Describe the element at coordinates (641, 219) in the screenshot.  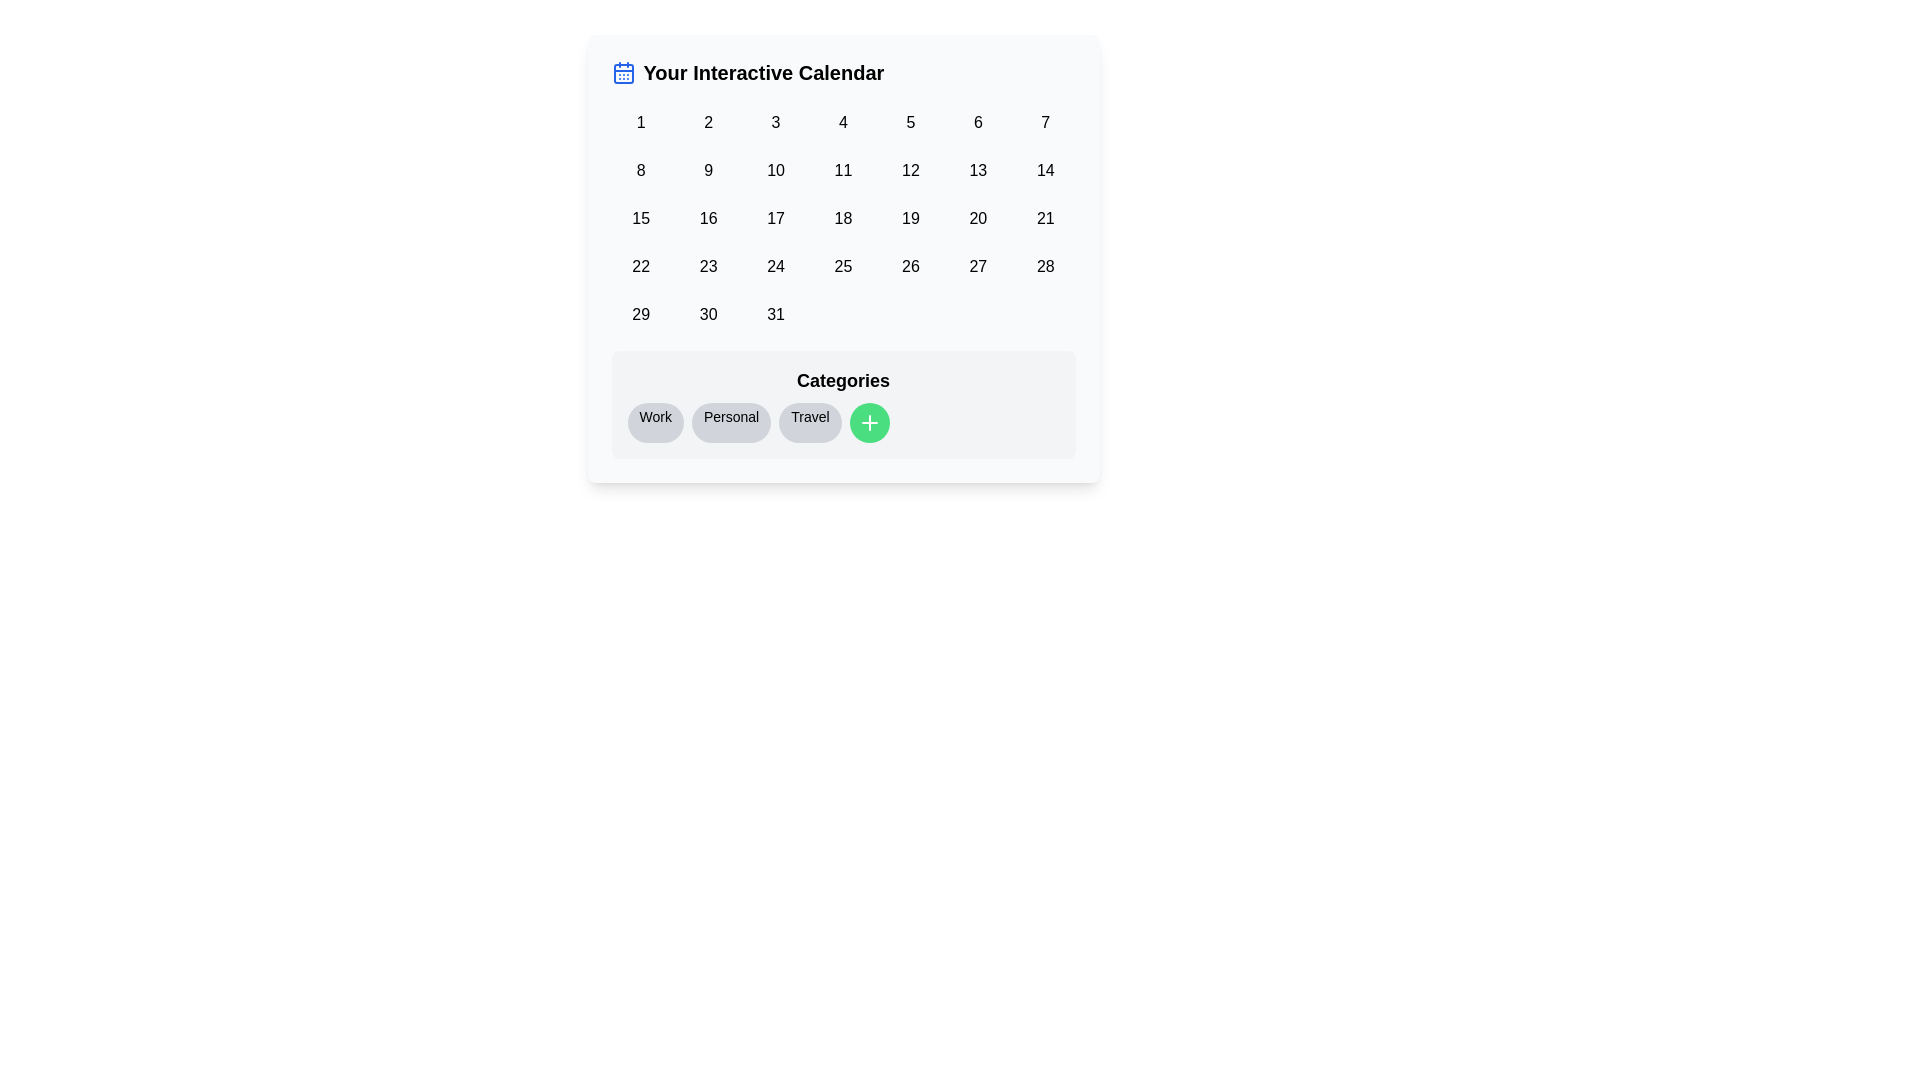
I see `the rectangular button labeled '15' in bold typeface located in the third row, first column of the calendar layout` at that location.